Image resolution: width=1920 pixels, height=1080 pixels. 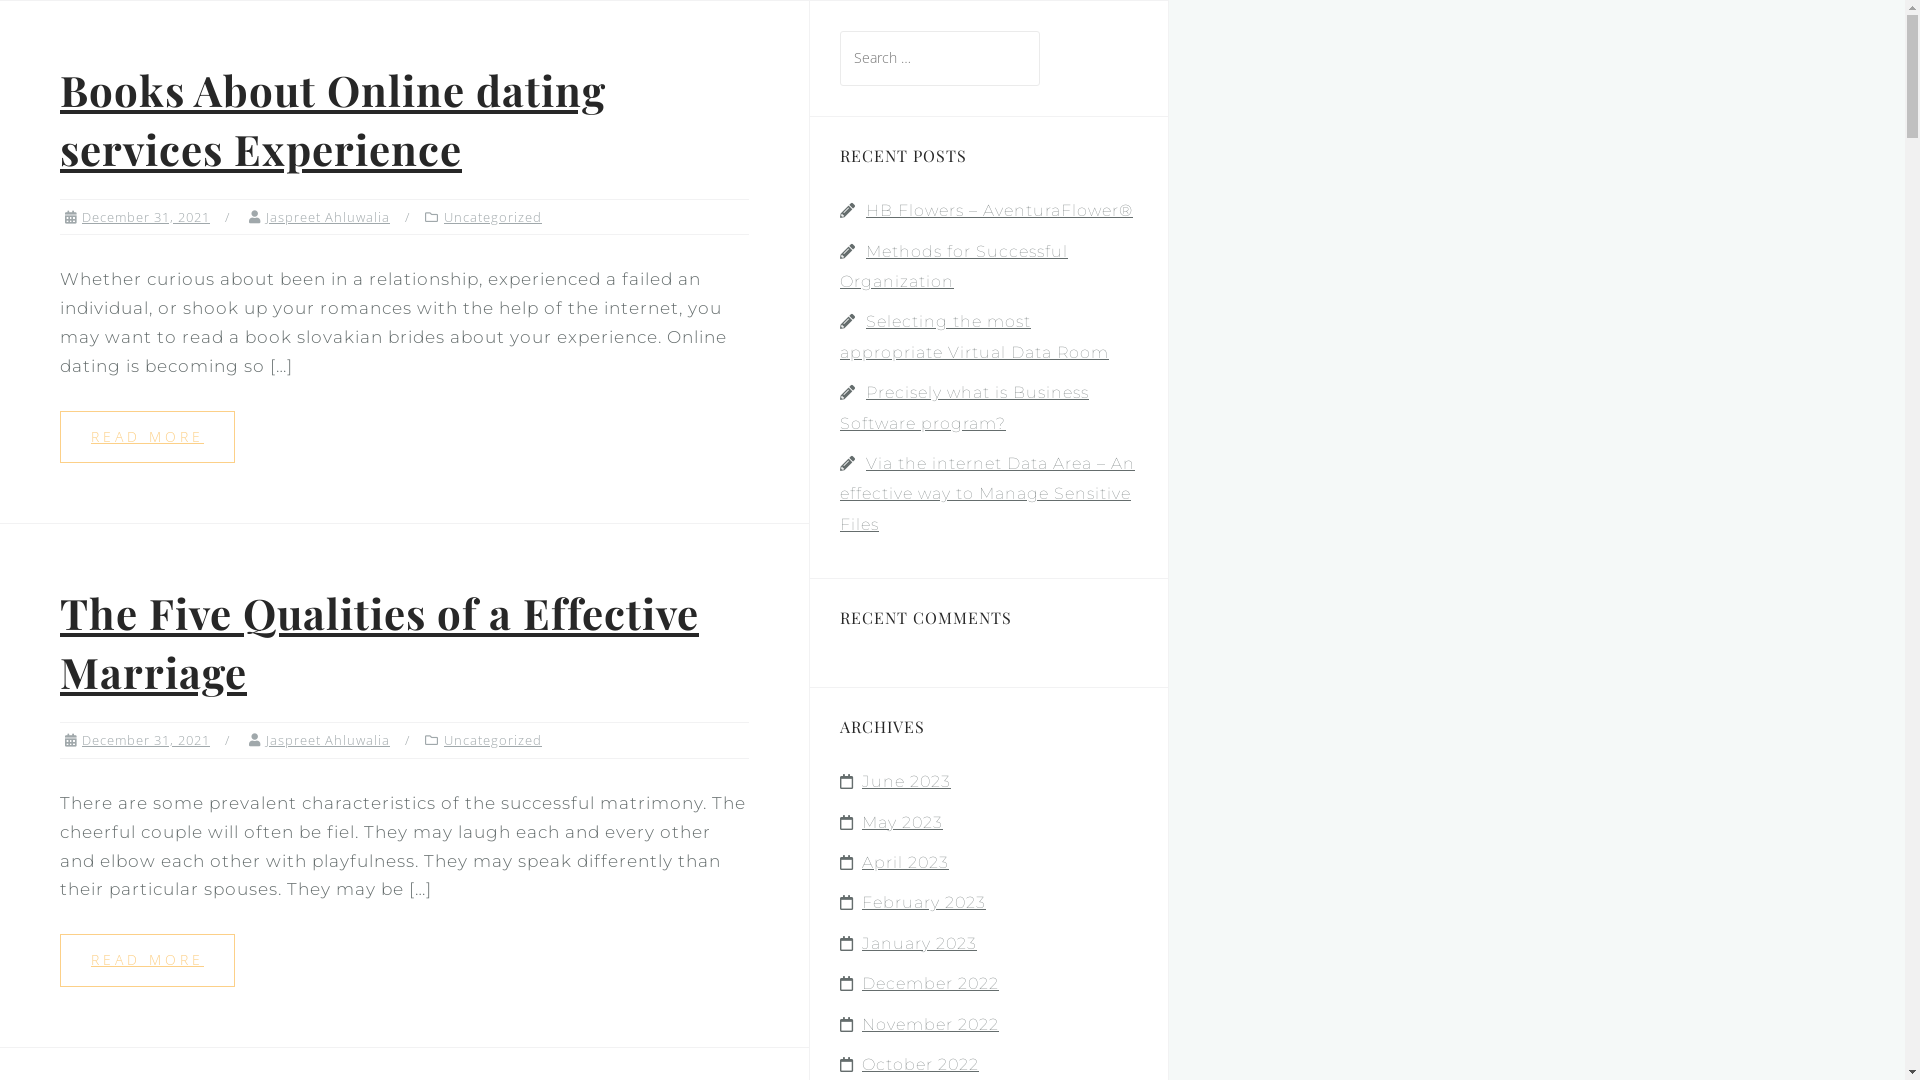 What do you see at coordinates (929, 982) in the screenshot?
I see `'December 2022'` at bounding box center [929, 982].